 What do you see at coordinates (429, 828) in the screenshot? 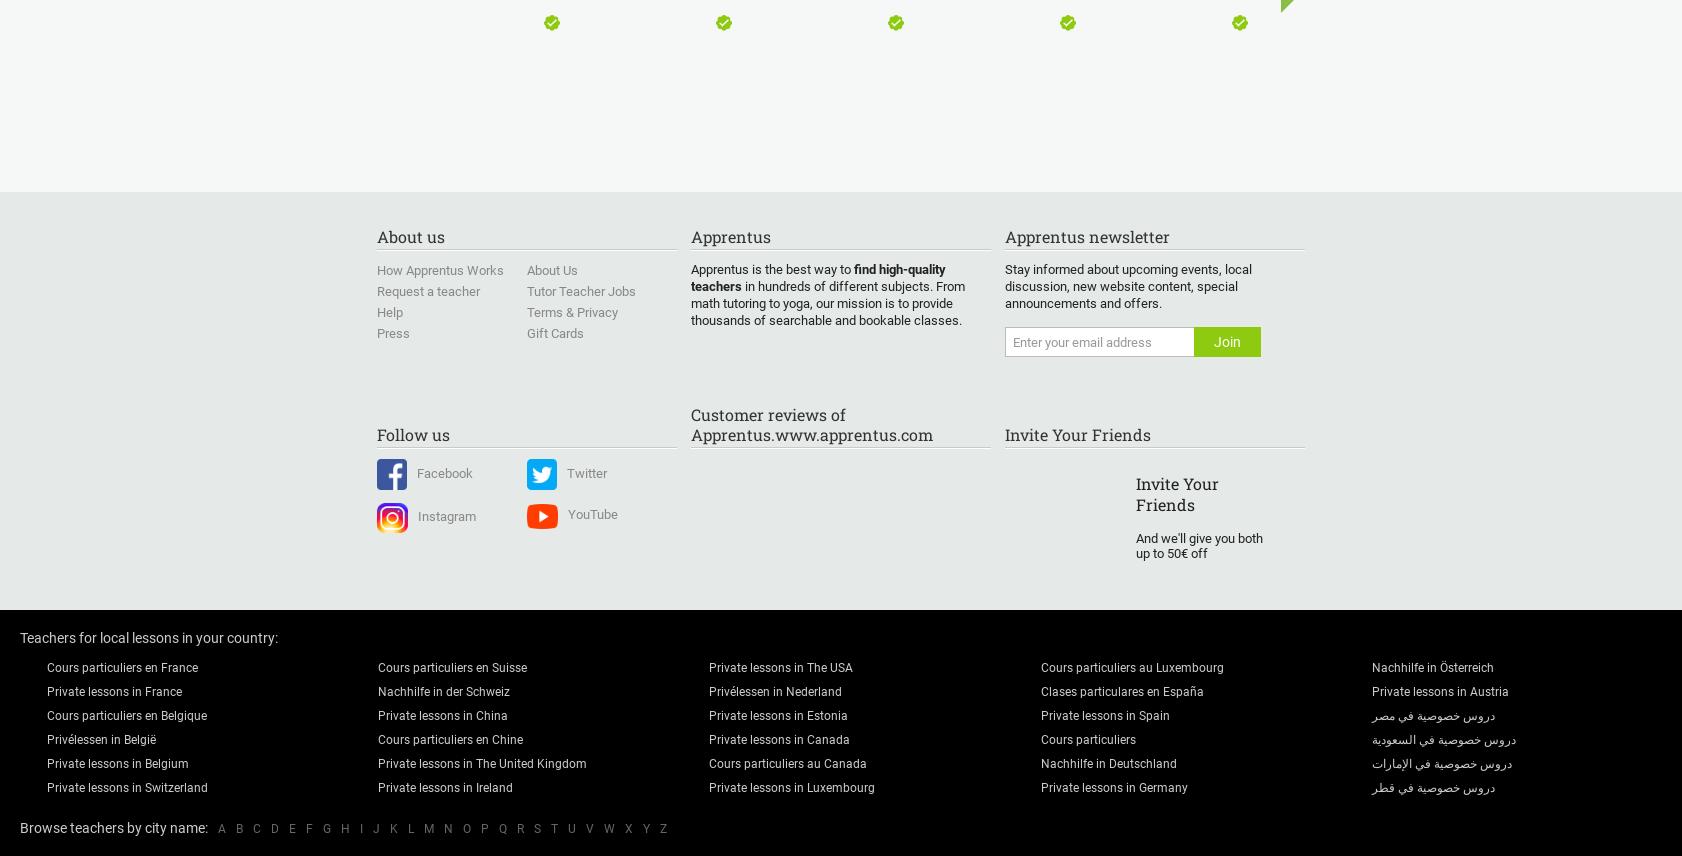
I see `'M'` at bounding box center [429, 828].